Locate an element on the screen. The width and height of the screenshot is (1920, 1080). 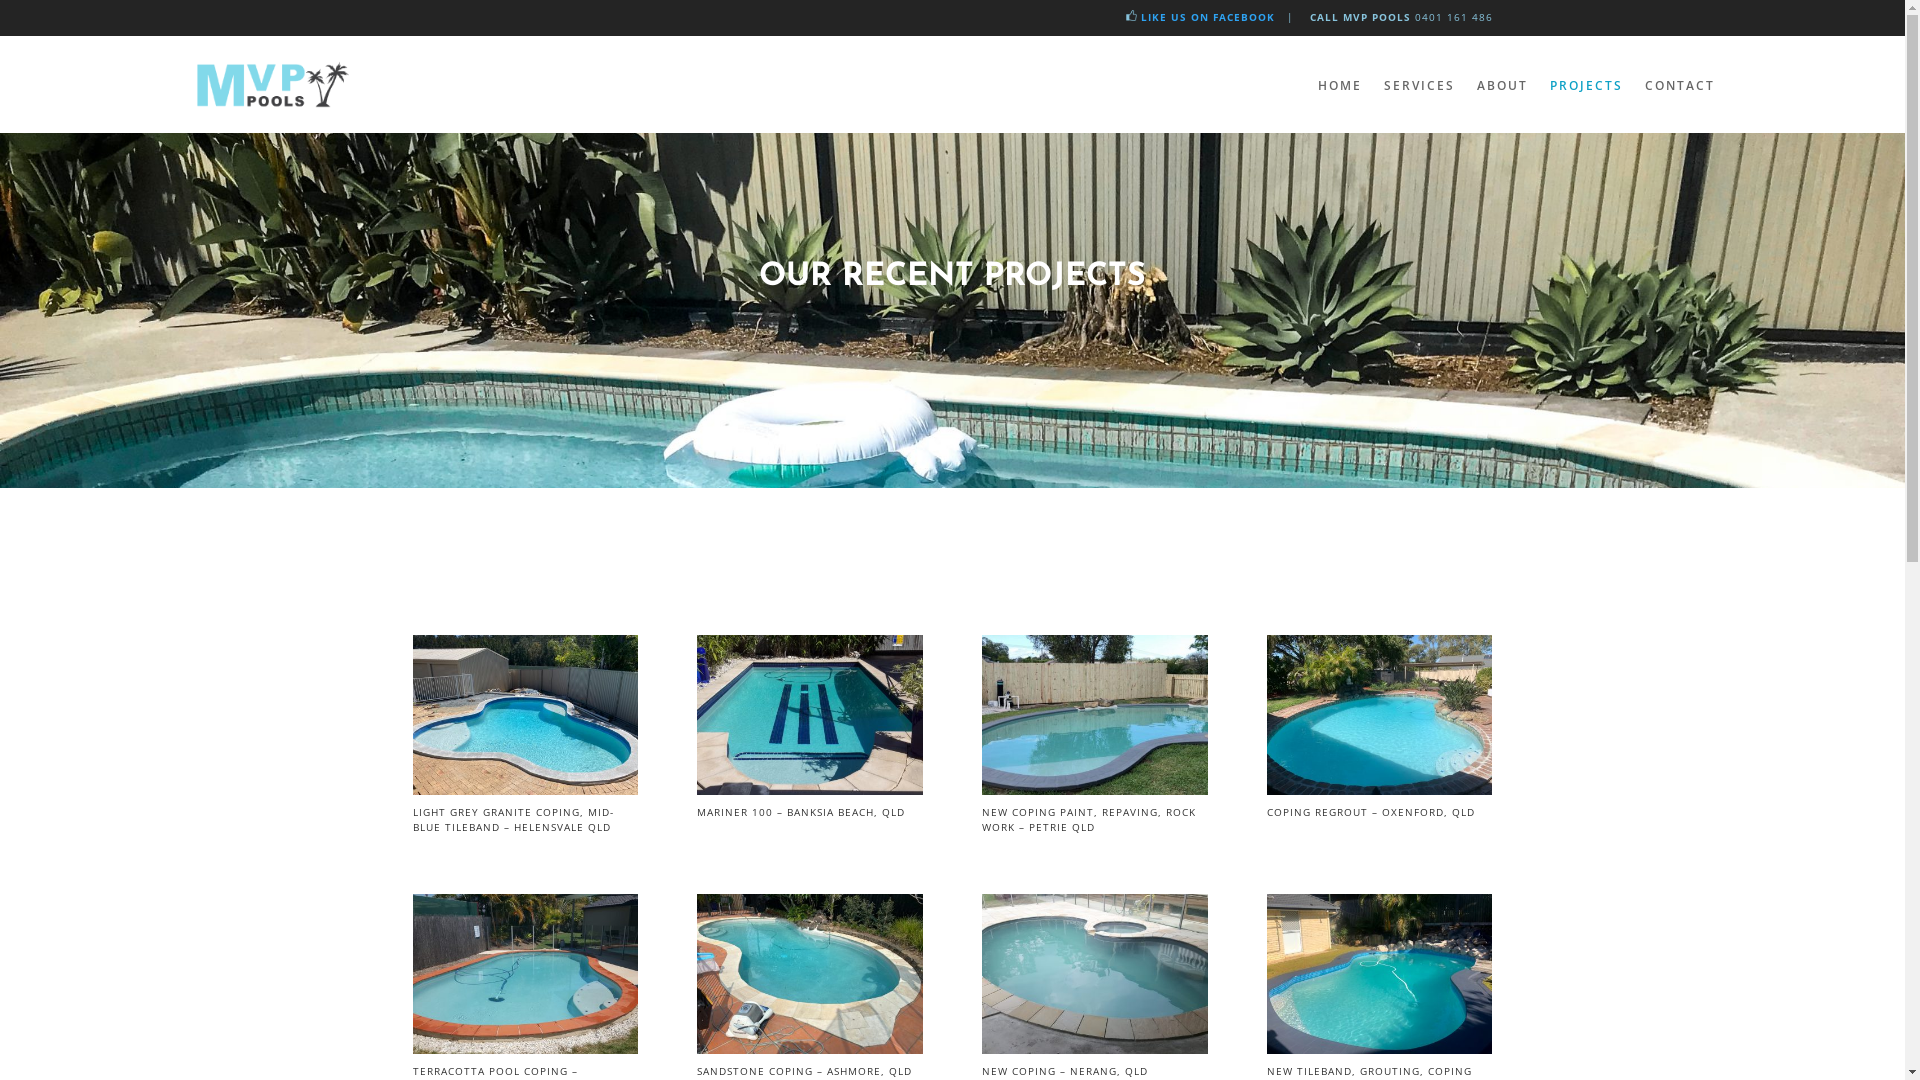
'PROJECTS' is located at coordinates (1585, 84).